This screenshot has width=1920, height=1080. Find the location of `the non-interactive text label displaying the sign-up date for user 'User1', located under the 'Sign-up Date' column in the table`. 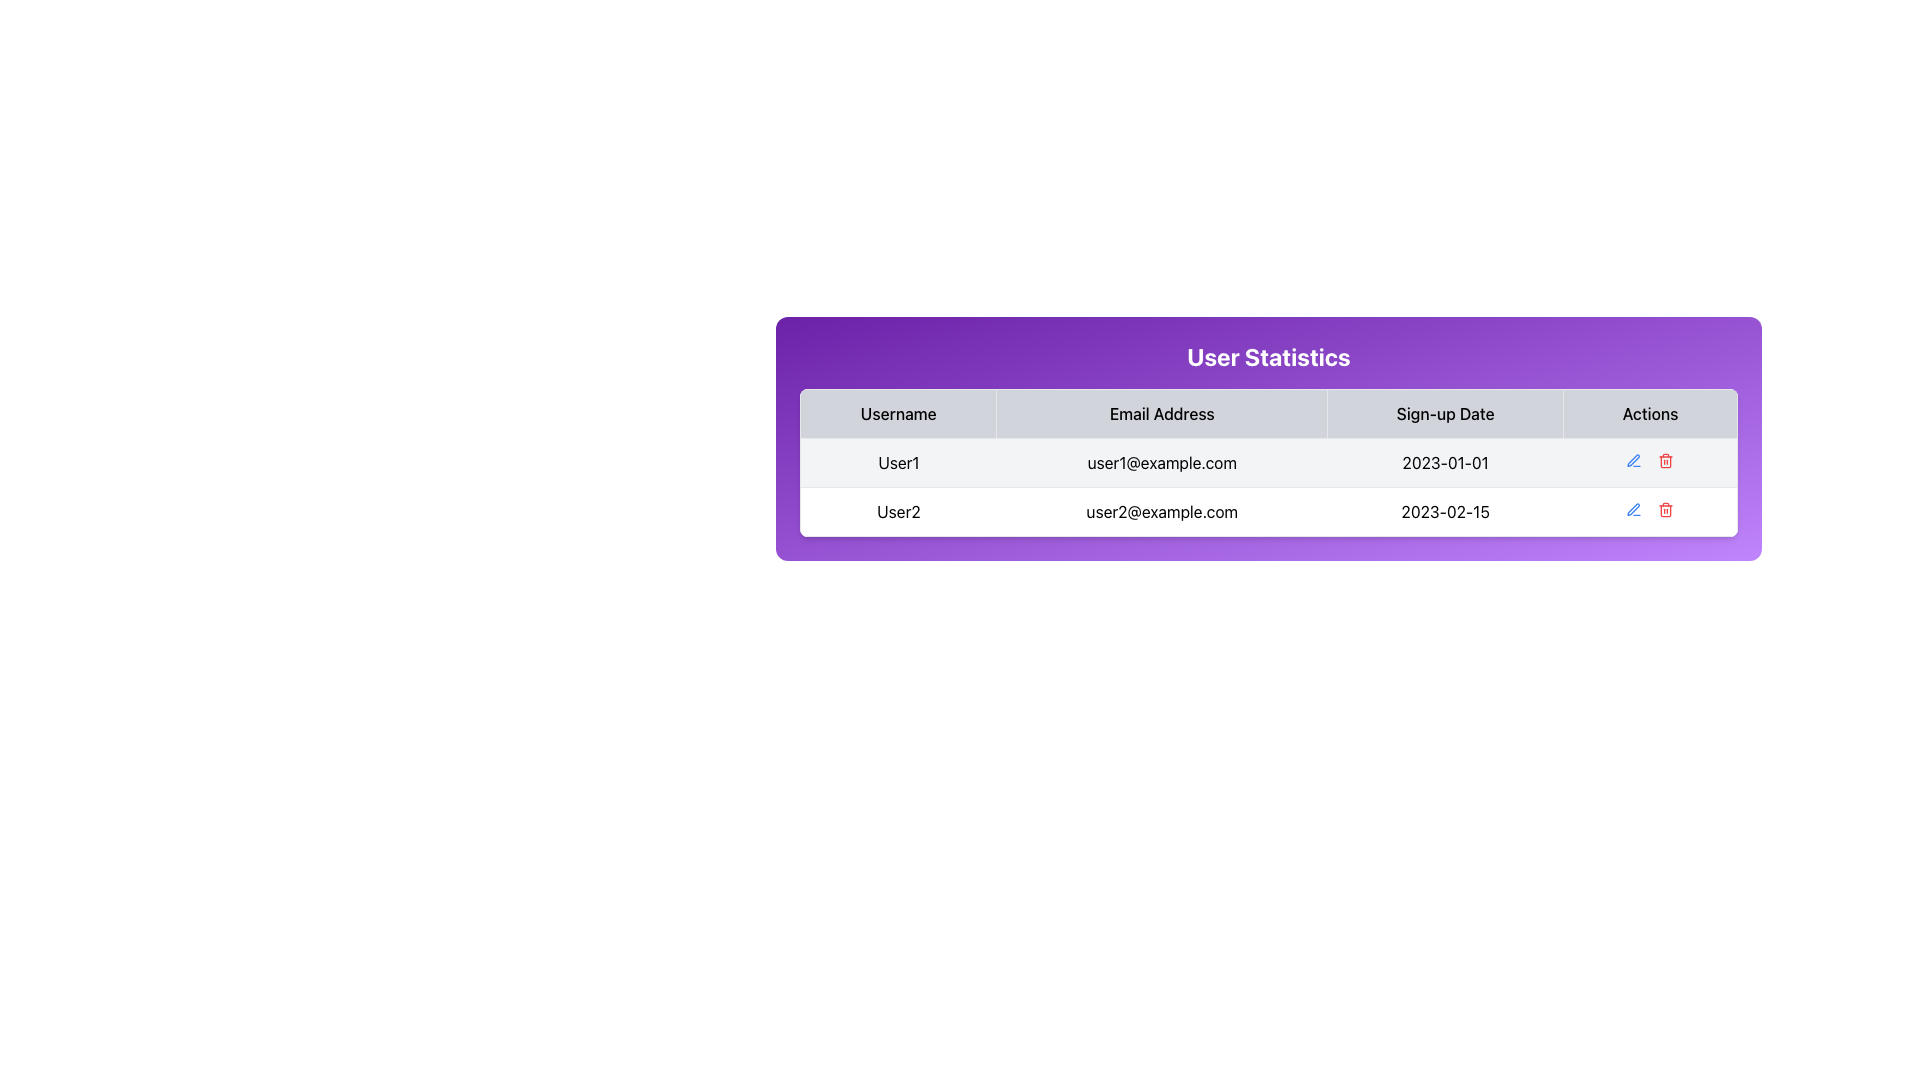

the non-interactive text label displaying the sign-up date for user 'User1', located under the 'Sign-up Date' column in the table is located at coordinates (1445, 462).